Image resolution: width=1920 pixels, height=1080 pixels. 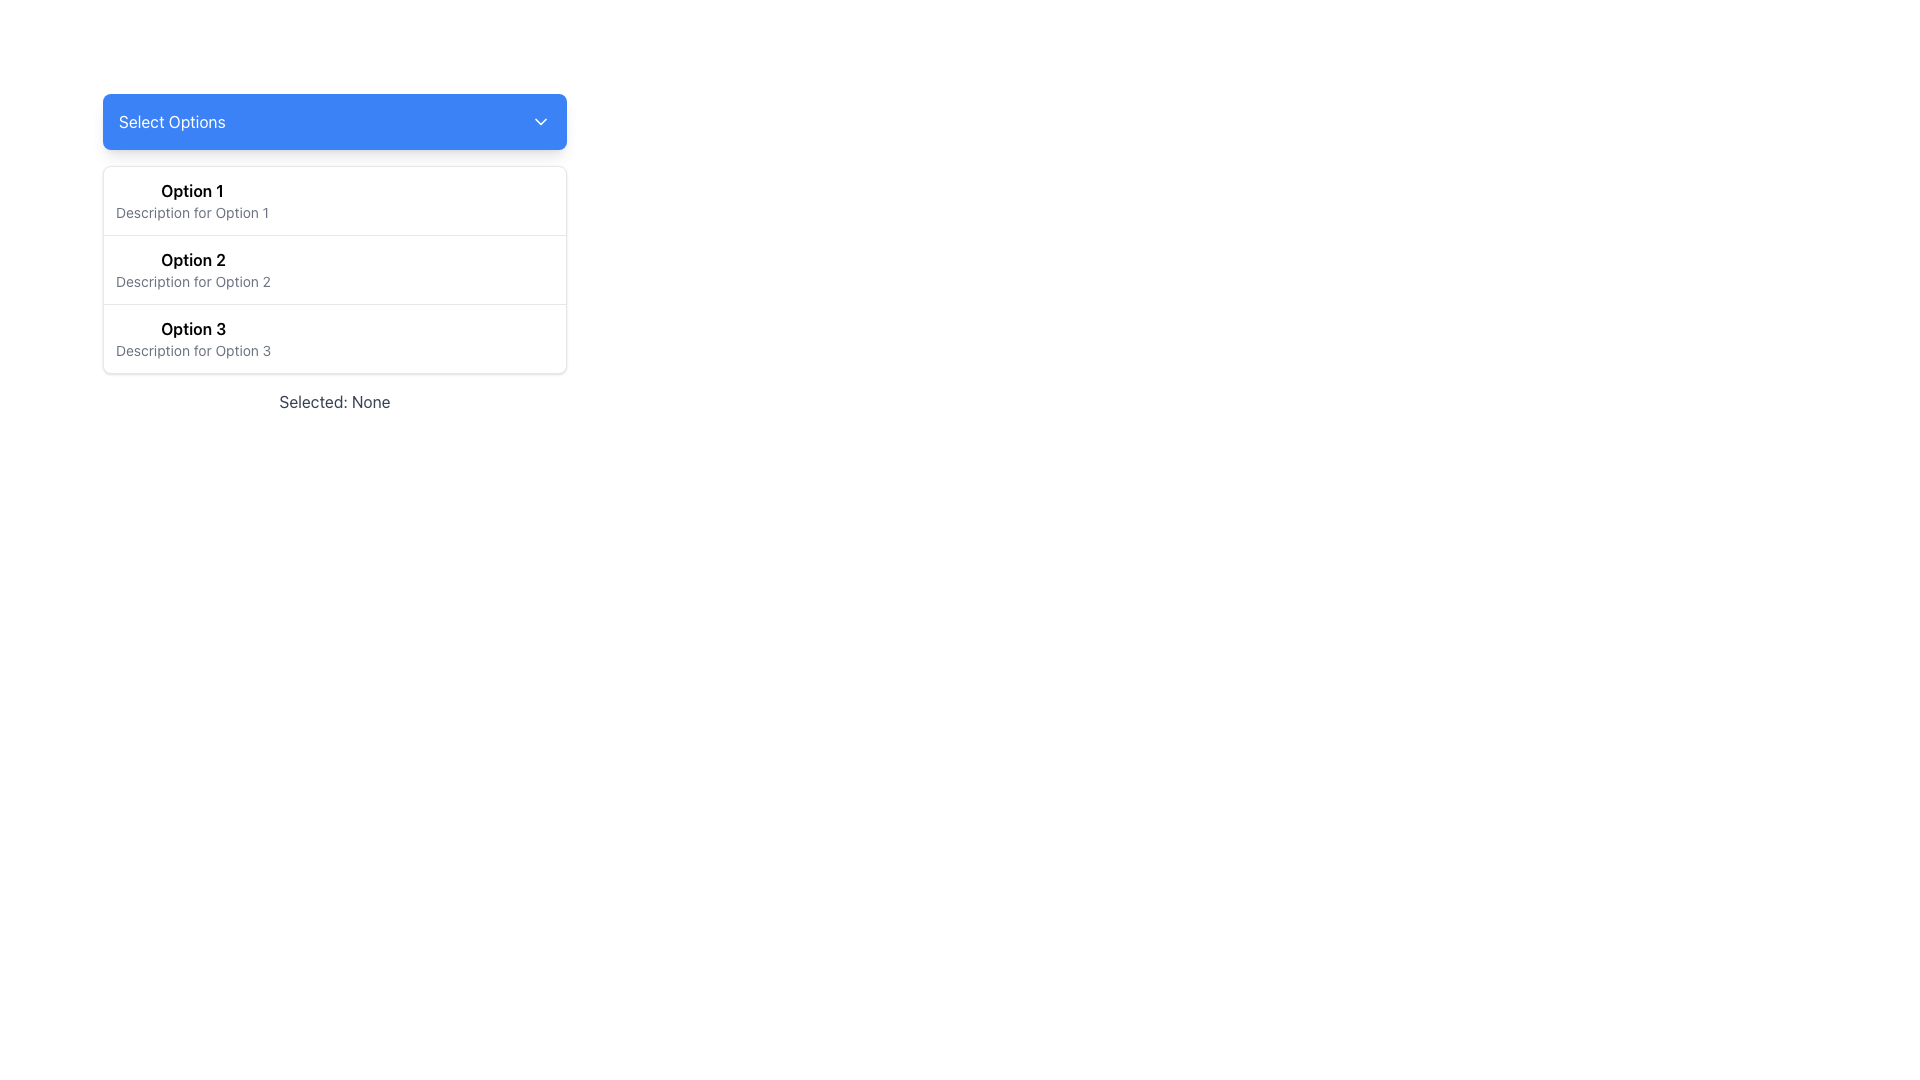 What do you see at coordinates (335, 268) in the screenshot?
I see `the second list item in the dropdown menu labeled 'Option 2'` at bounding box center [335, 268].